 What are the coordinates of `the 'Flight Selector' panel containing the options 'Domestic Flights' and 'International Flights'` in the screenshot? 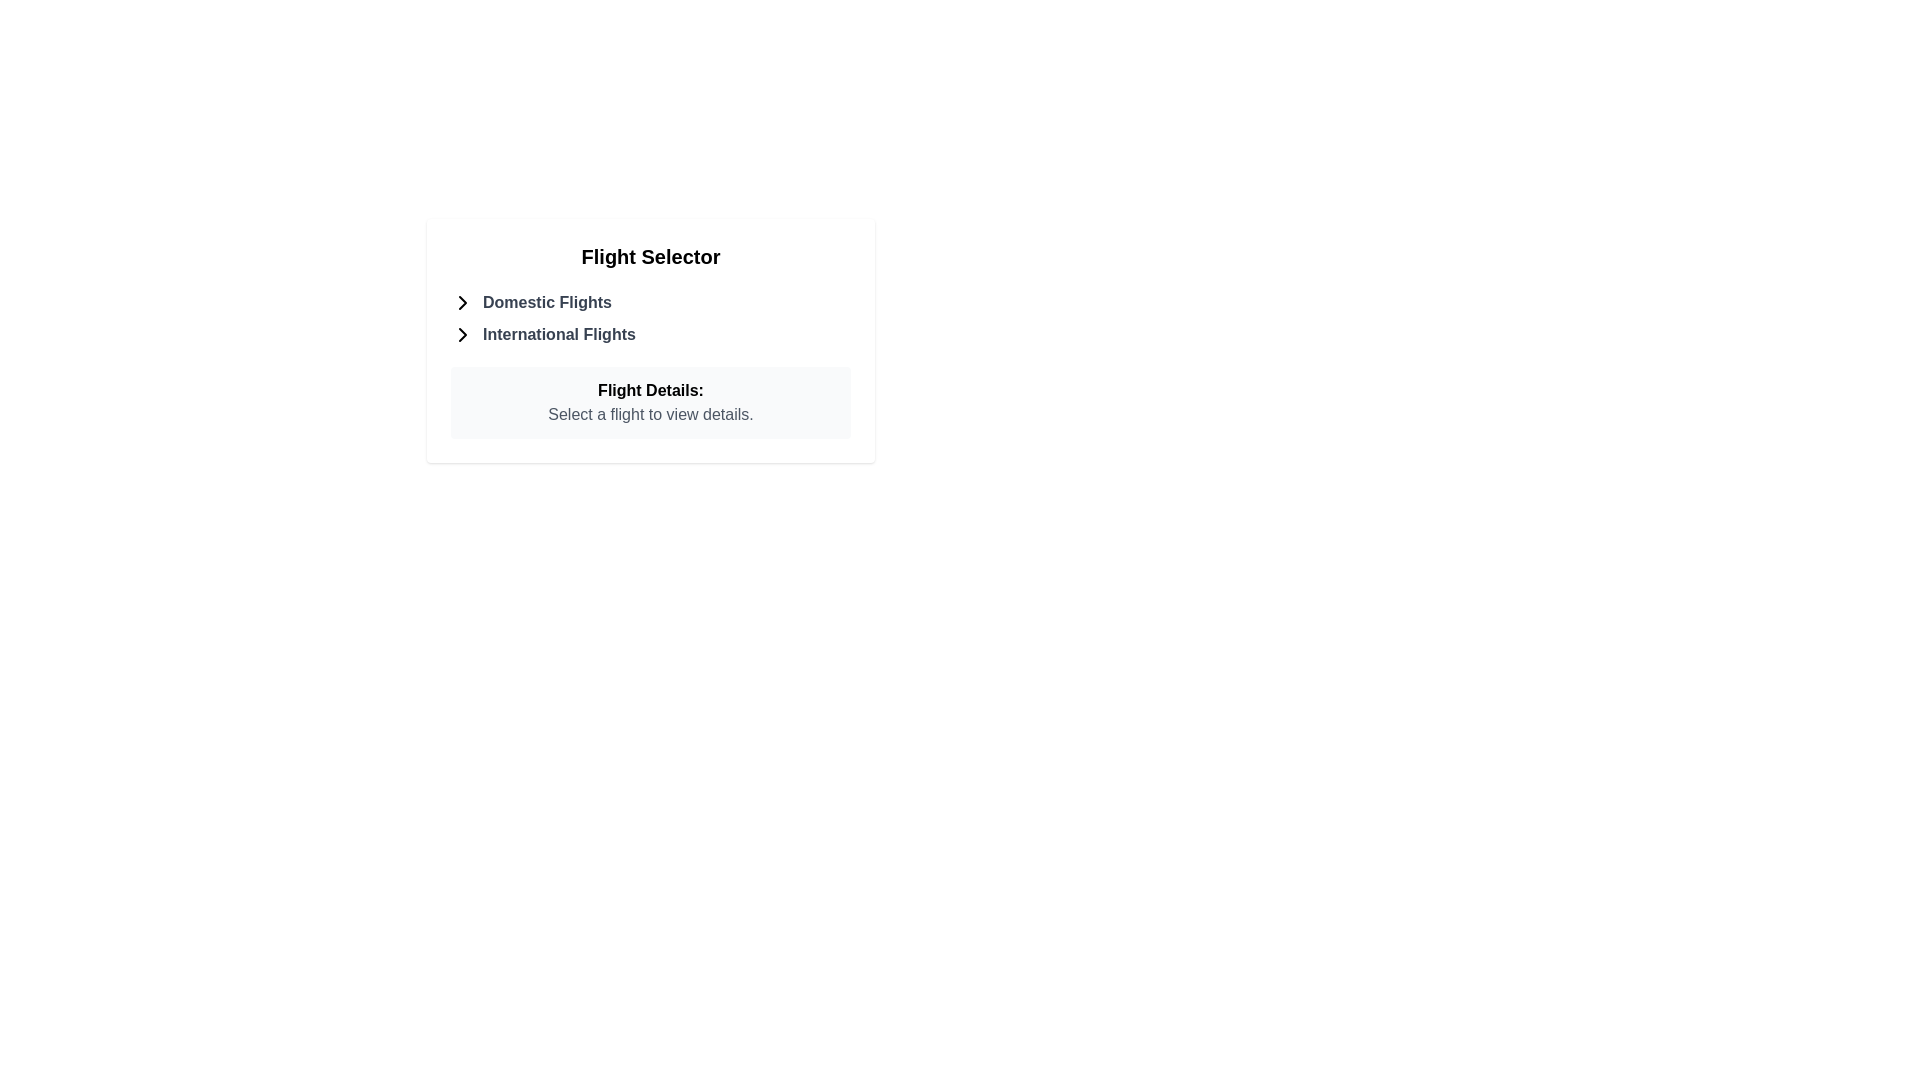 It's located at (651, 339).